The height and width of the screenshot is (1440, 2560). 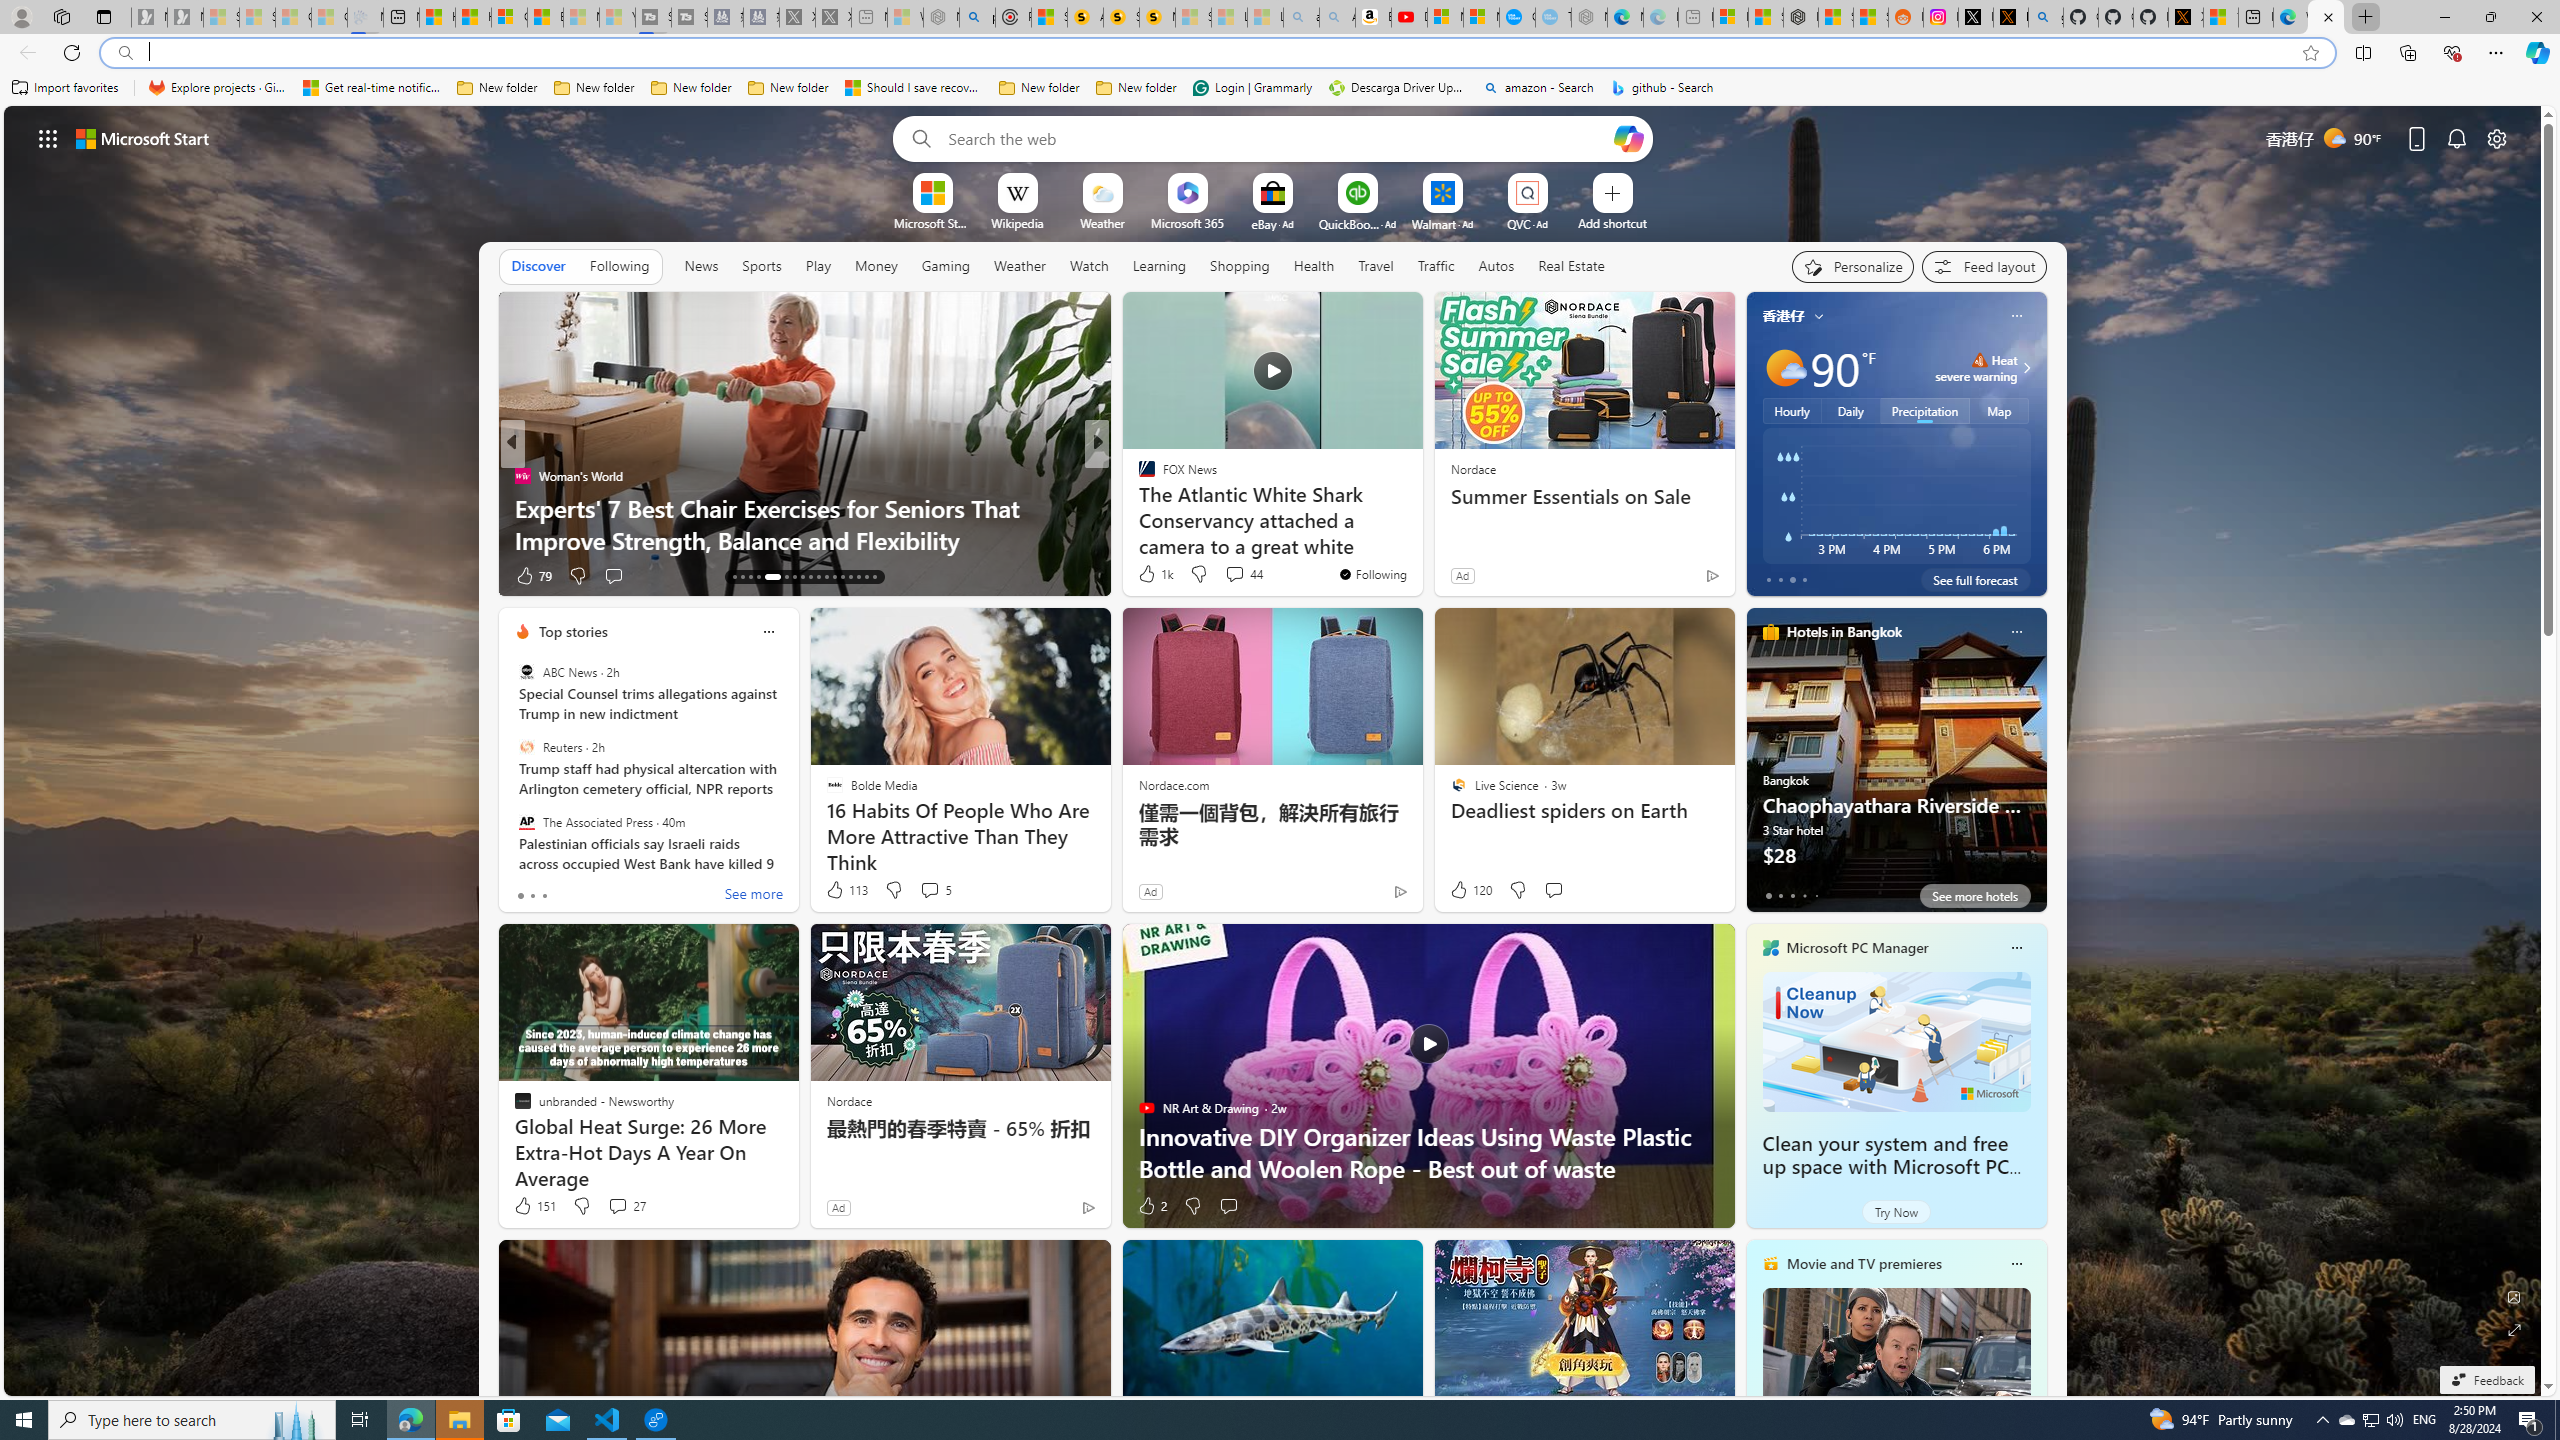 What do you see at coordinates (1151, 575) in the screenshot?
I see `'186 Like'` at bounding box center [1151, 575].